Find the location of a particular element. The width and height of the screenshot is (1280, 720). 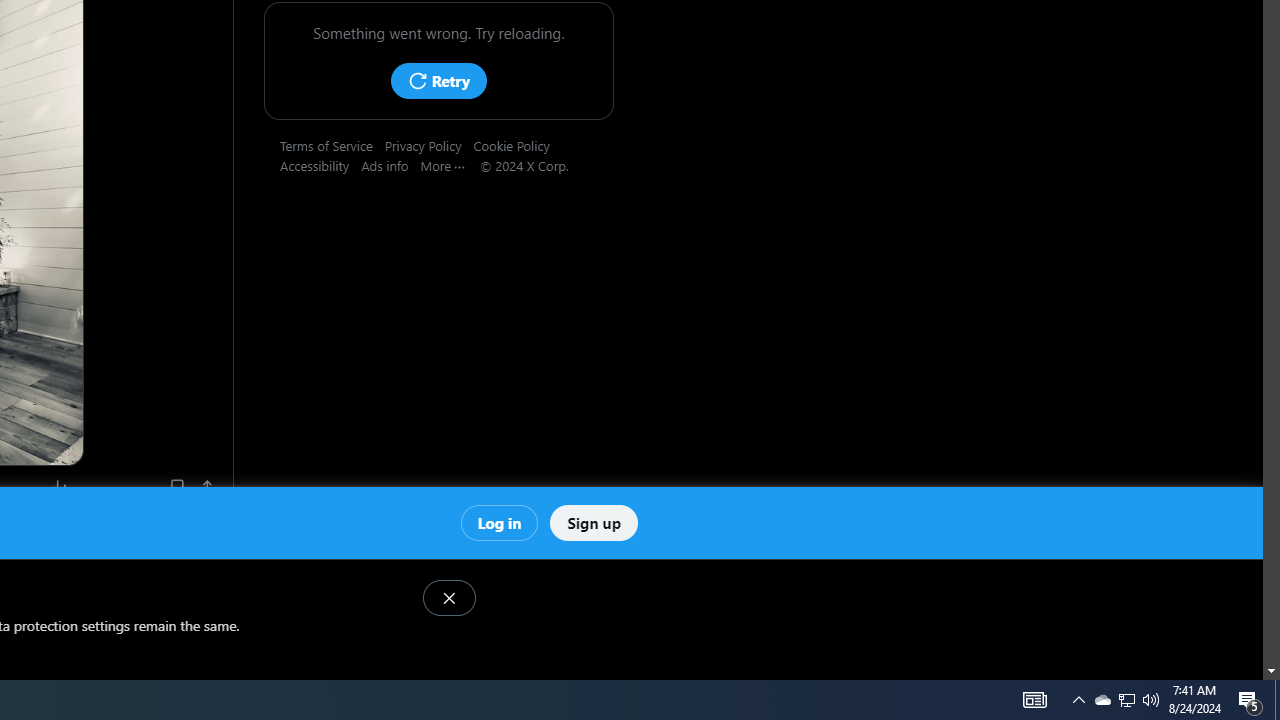

'Accessibility' is located at coordinates (321, 164).